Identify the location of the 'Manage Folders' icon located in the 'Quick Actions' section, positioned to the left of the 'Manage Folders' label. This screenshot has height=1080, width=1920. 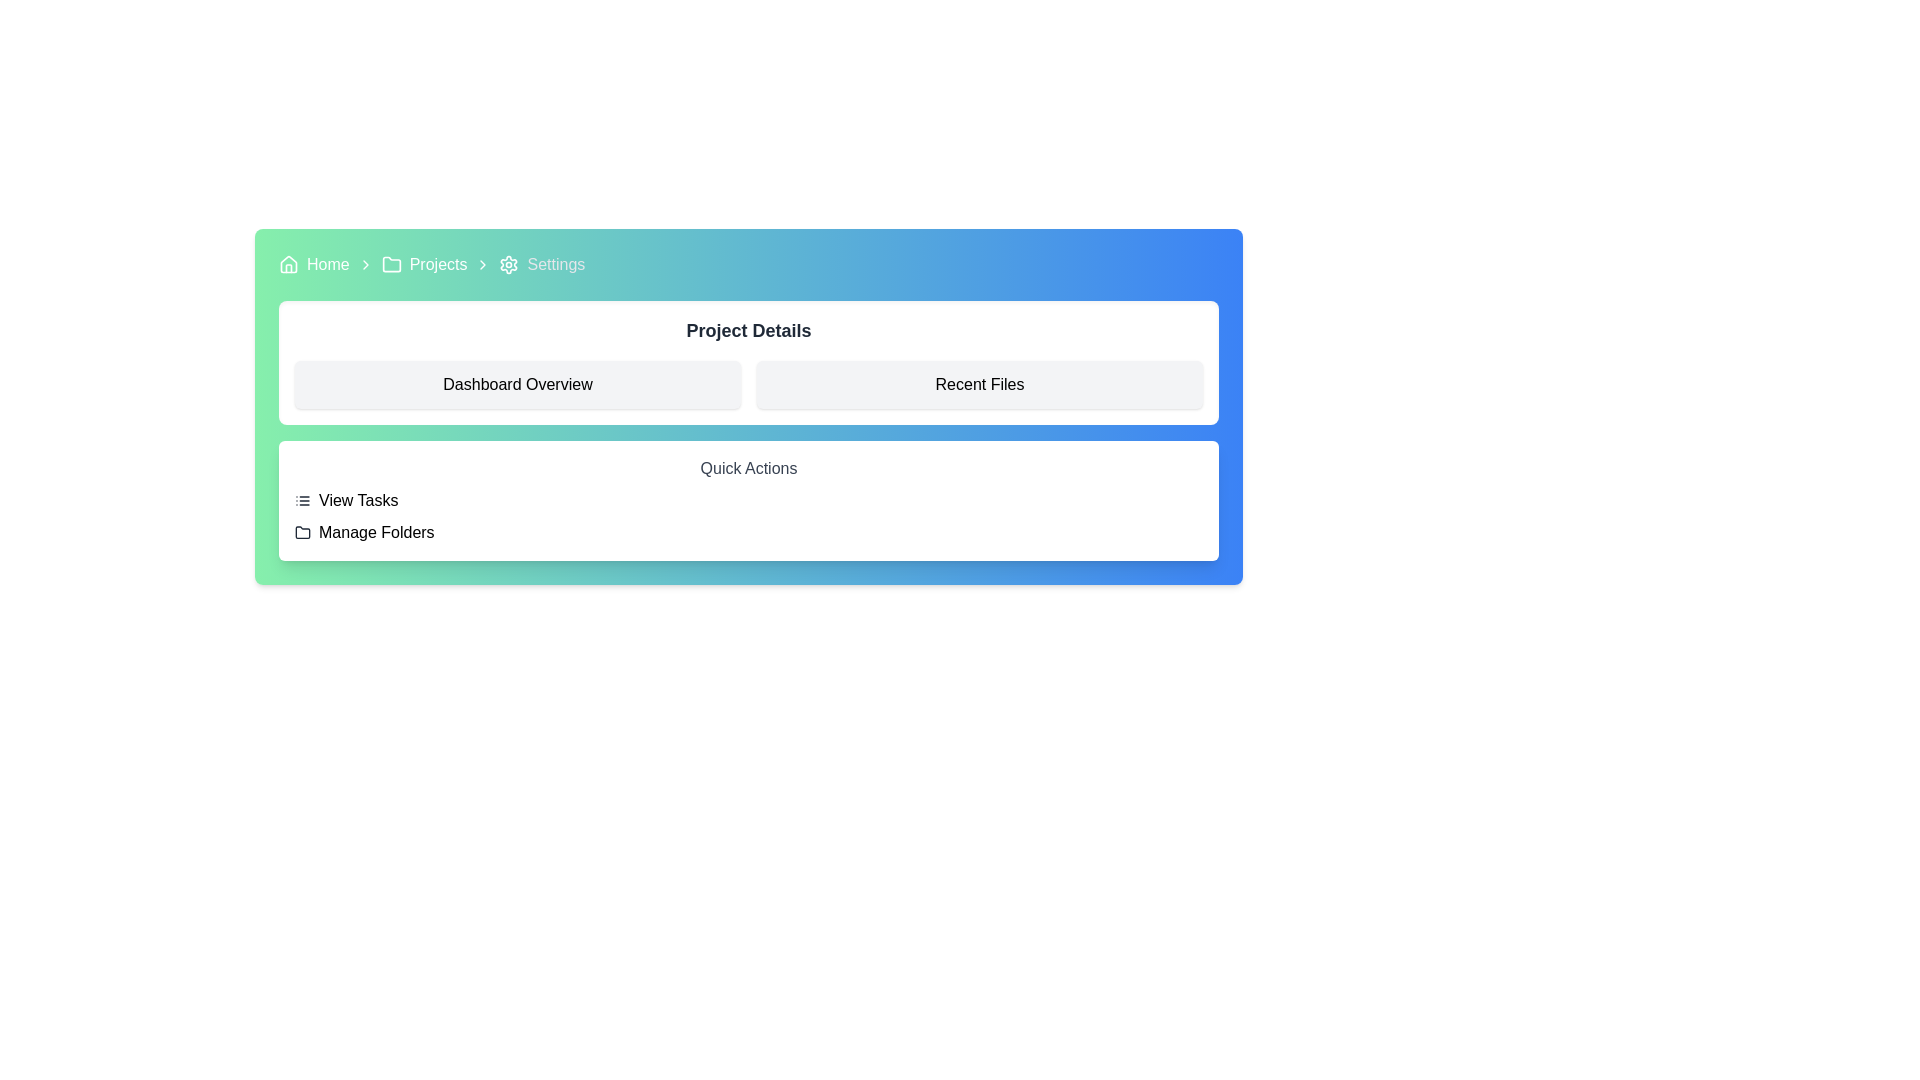
(301, 531).